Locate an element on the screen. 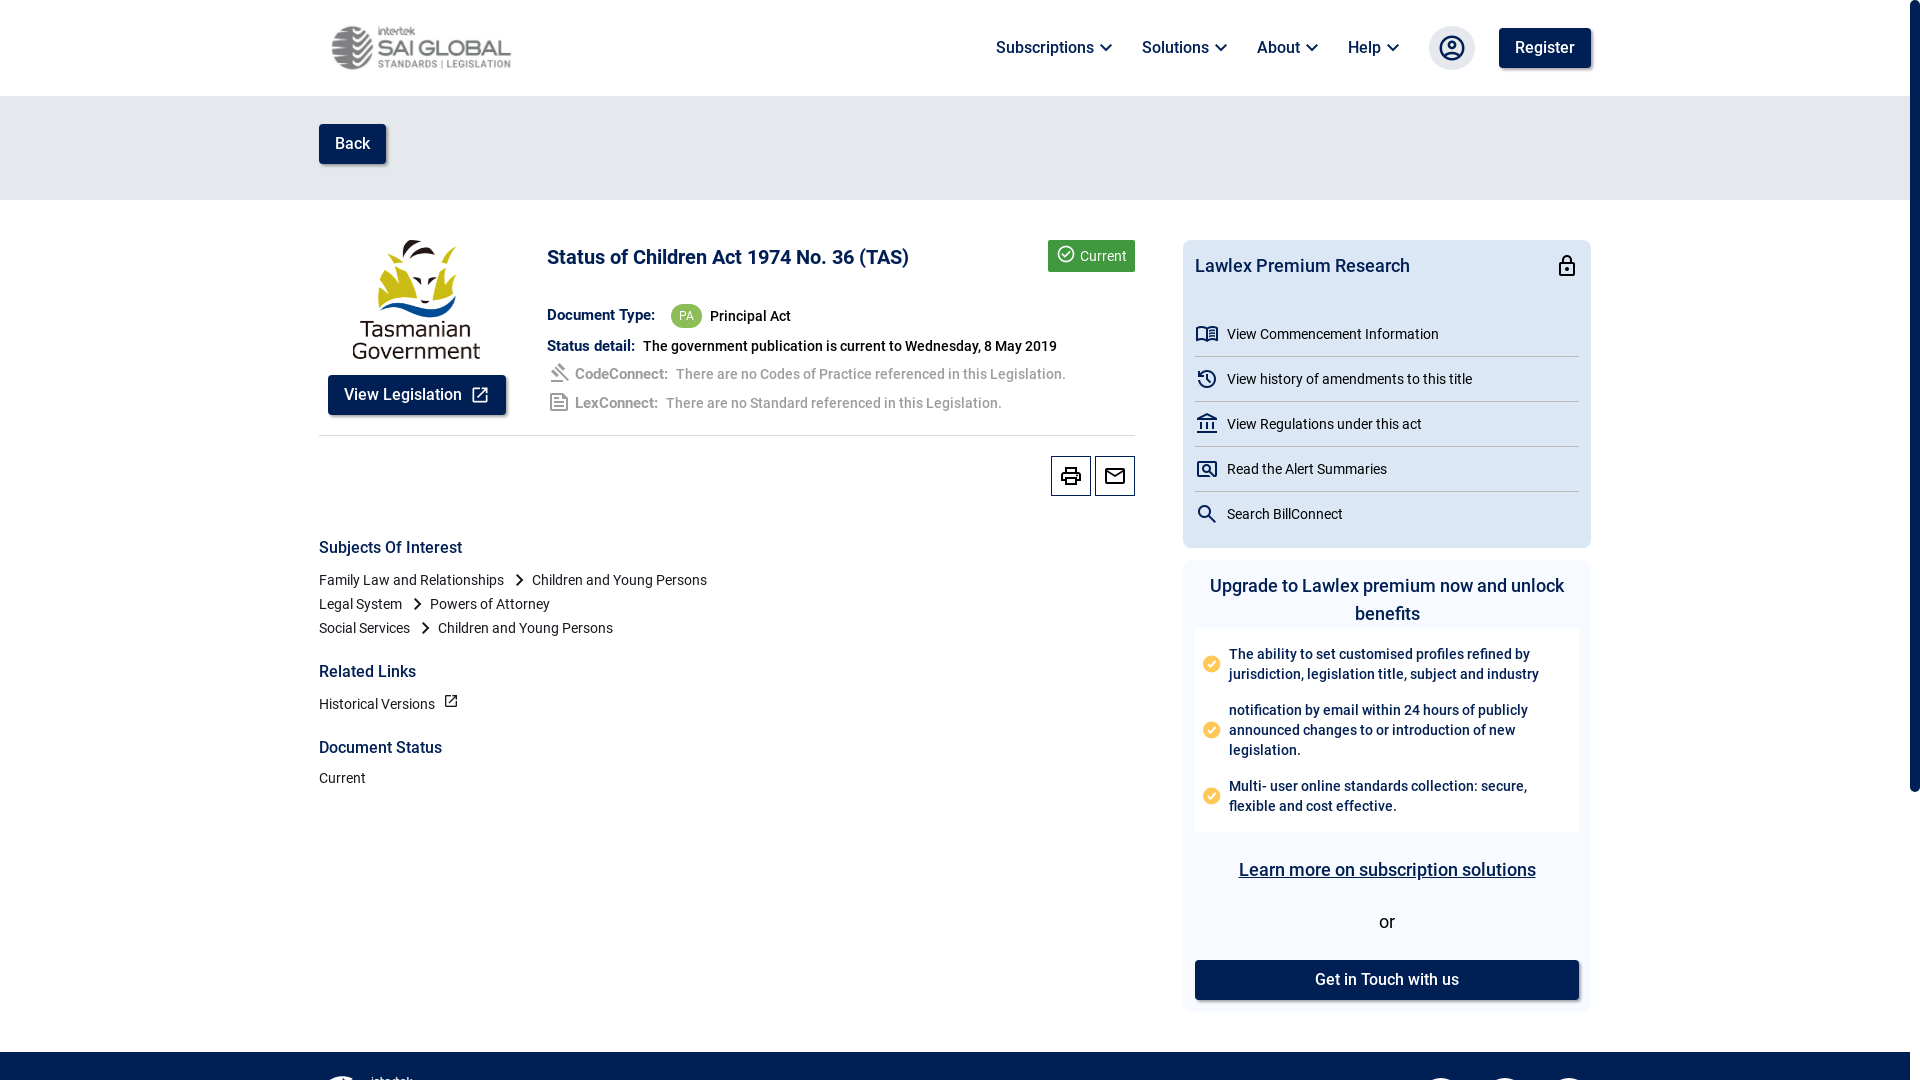 This screenshot has width=1920, height=1080. 'Family Law and Relationships' is located at coordinates (410, 579).